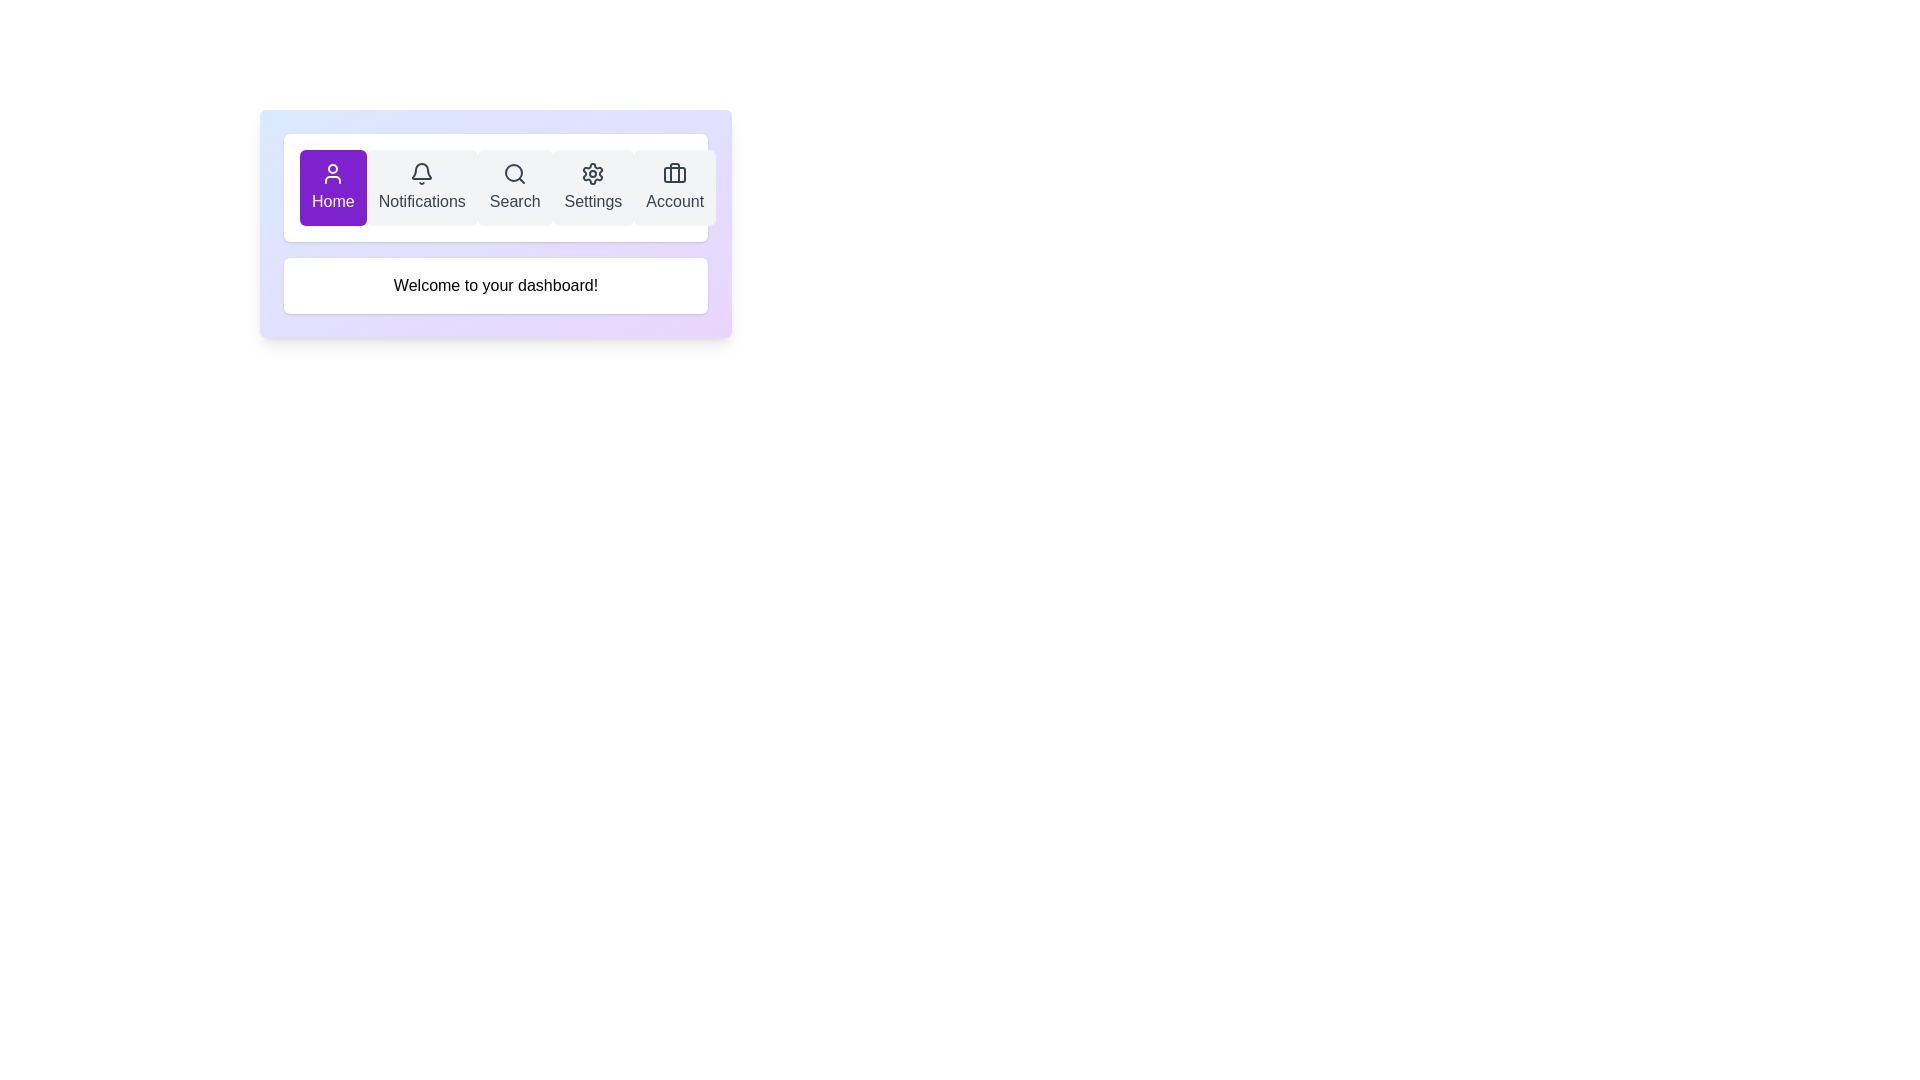 Image resolution: width=1920 pixels, height=1080 pixels. What do you see at coordinates (421, 172) in the screenshot?
I see `the bell icon representing notifications` at bounding box center [421, 172].